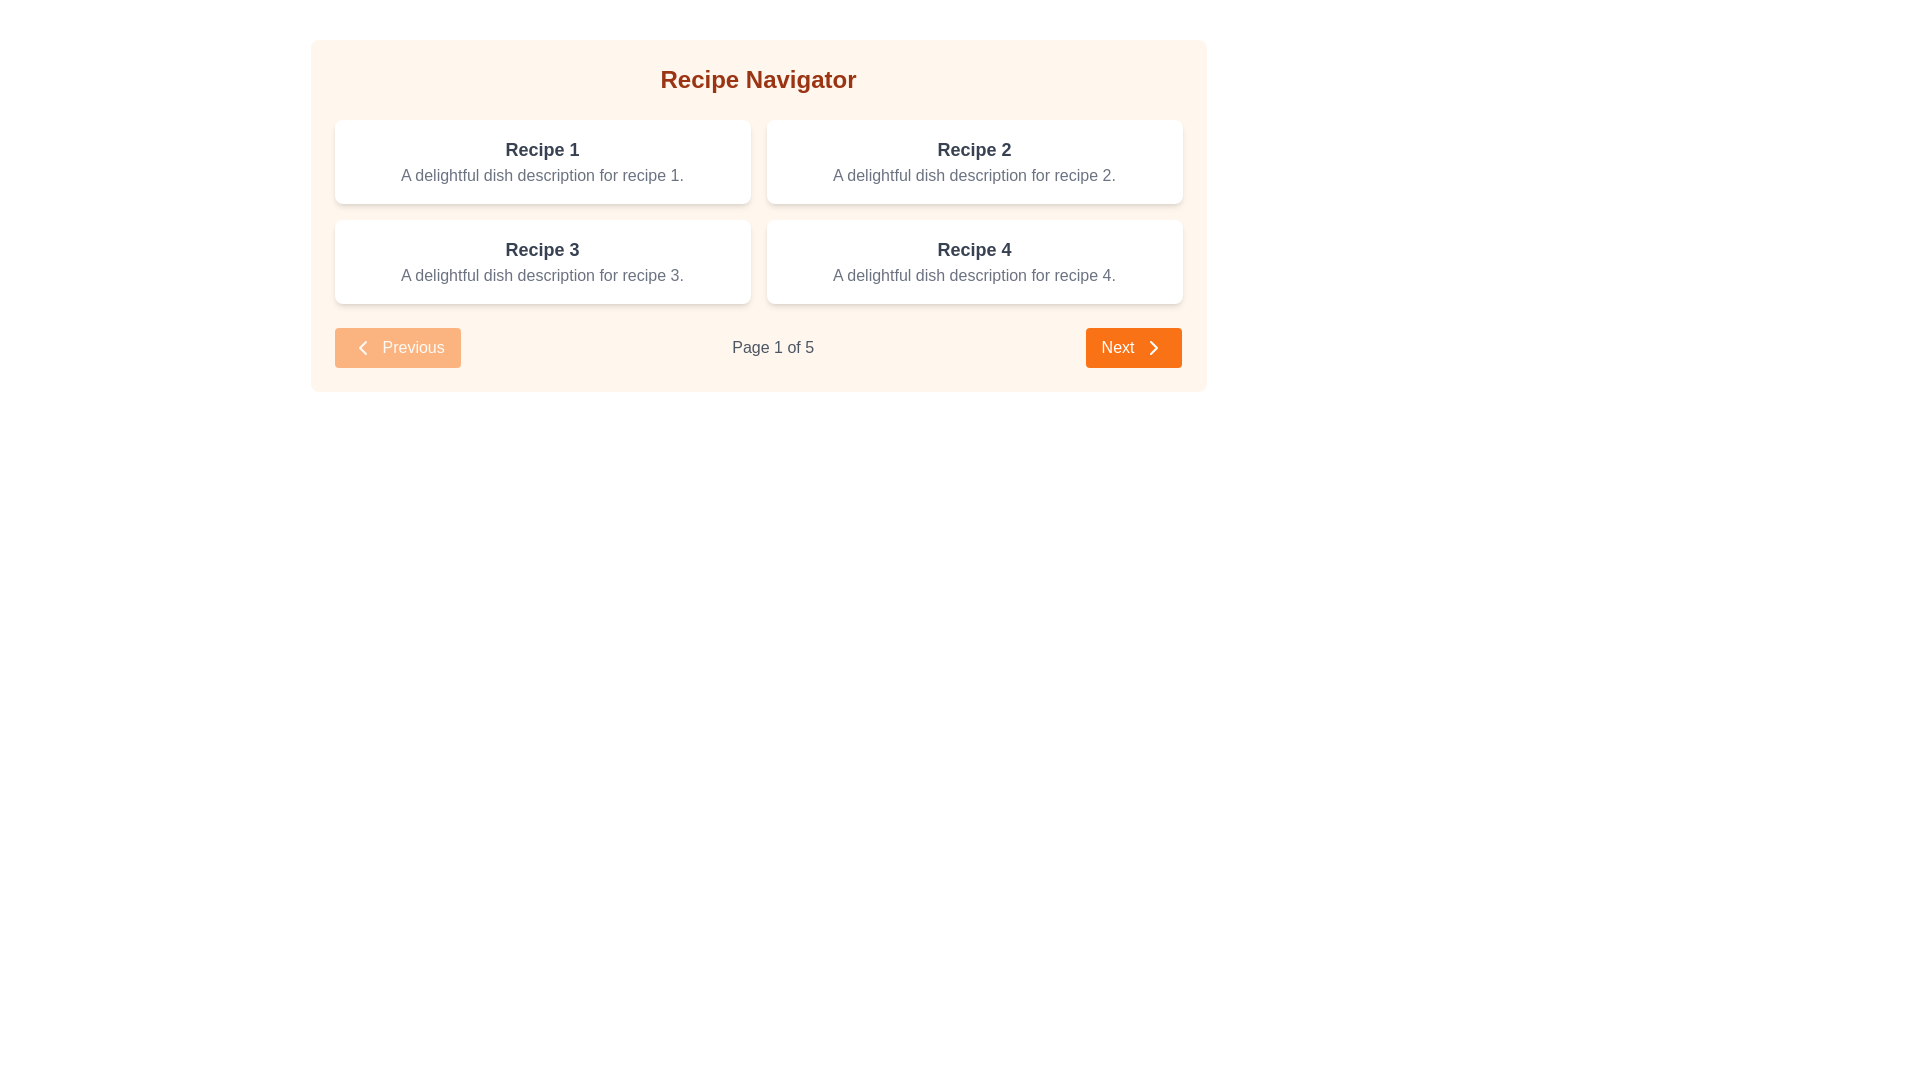 The image size is (1920, 1080). Describe the element at coordinates (974, 249) in the screenshot. I see `the title text label for the recipe card located in the fourth and bottom-right white rectangular card in the grid layout` at that location.